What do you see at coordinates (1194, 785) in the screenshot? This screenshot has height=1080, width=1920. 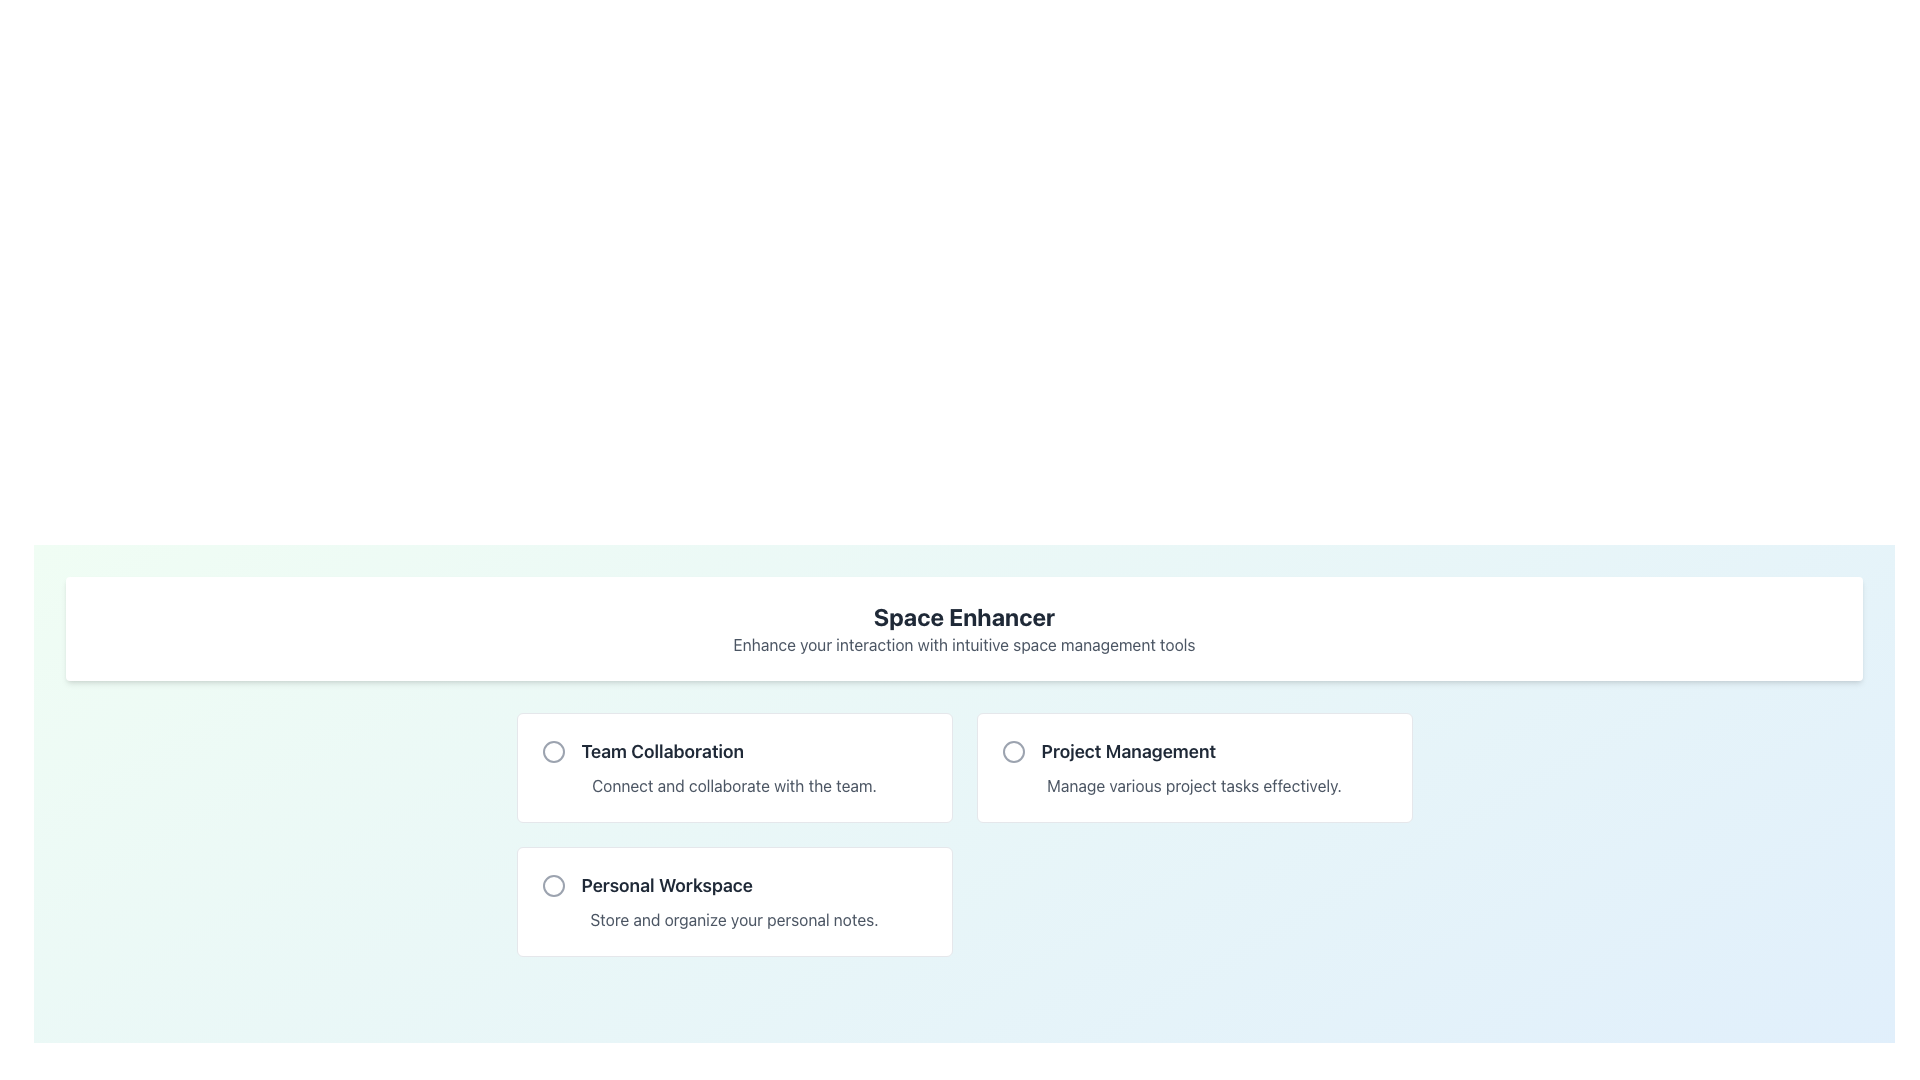 I see `text label that states 'Manage various project tasks effectively.' located beneath the title 'Project Management' within the selection card` at bounding box center [1194, 785].